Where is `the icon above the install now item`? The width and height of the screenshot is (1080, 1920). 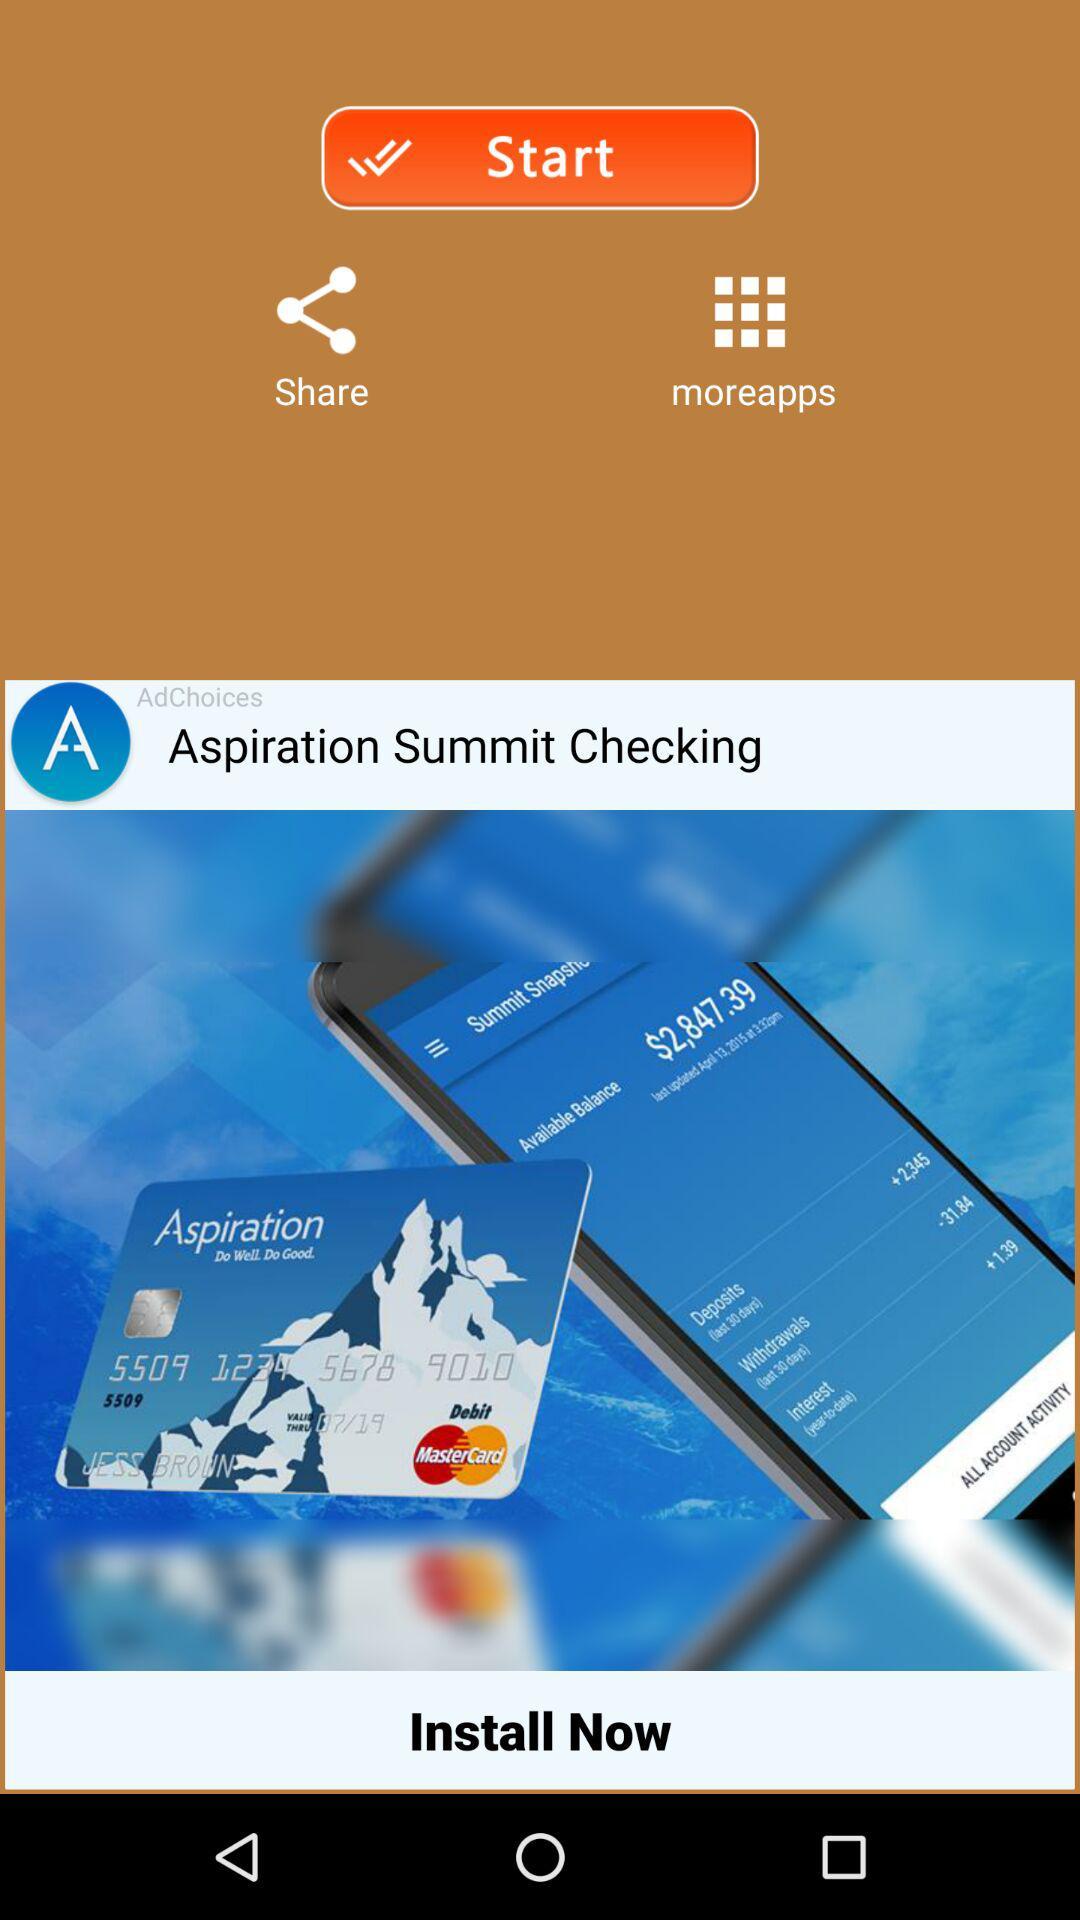
the icon above the install now item is located at coordinates (540, 1594).